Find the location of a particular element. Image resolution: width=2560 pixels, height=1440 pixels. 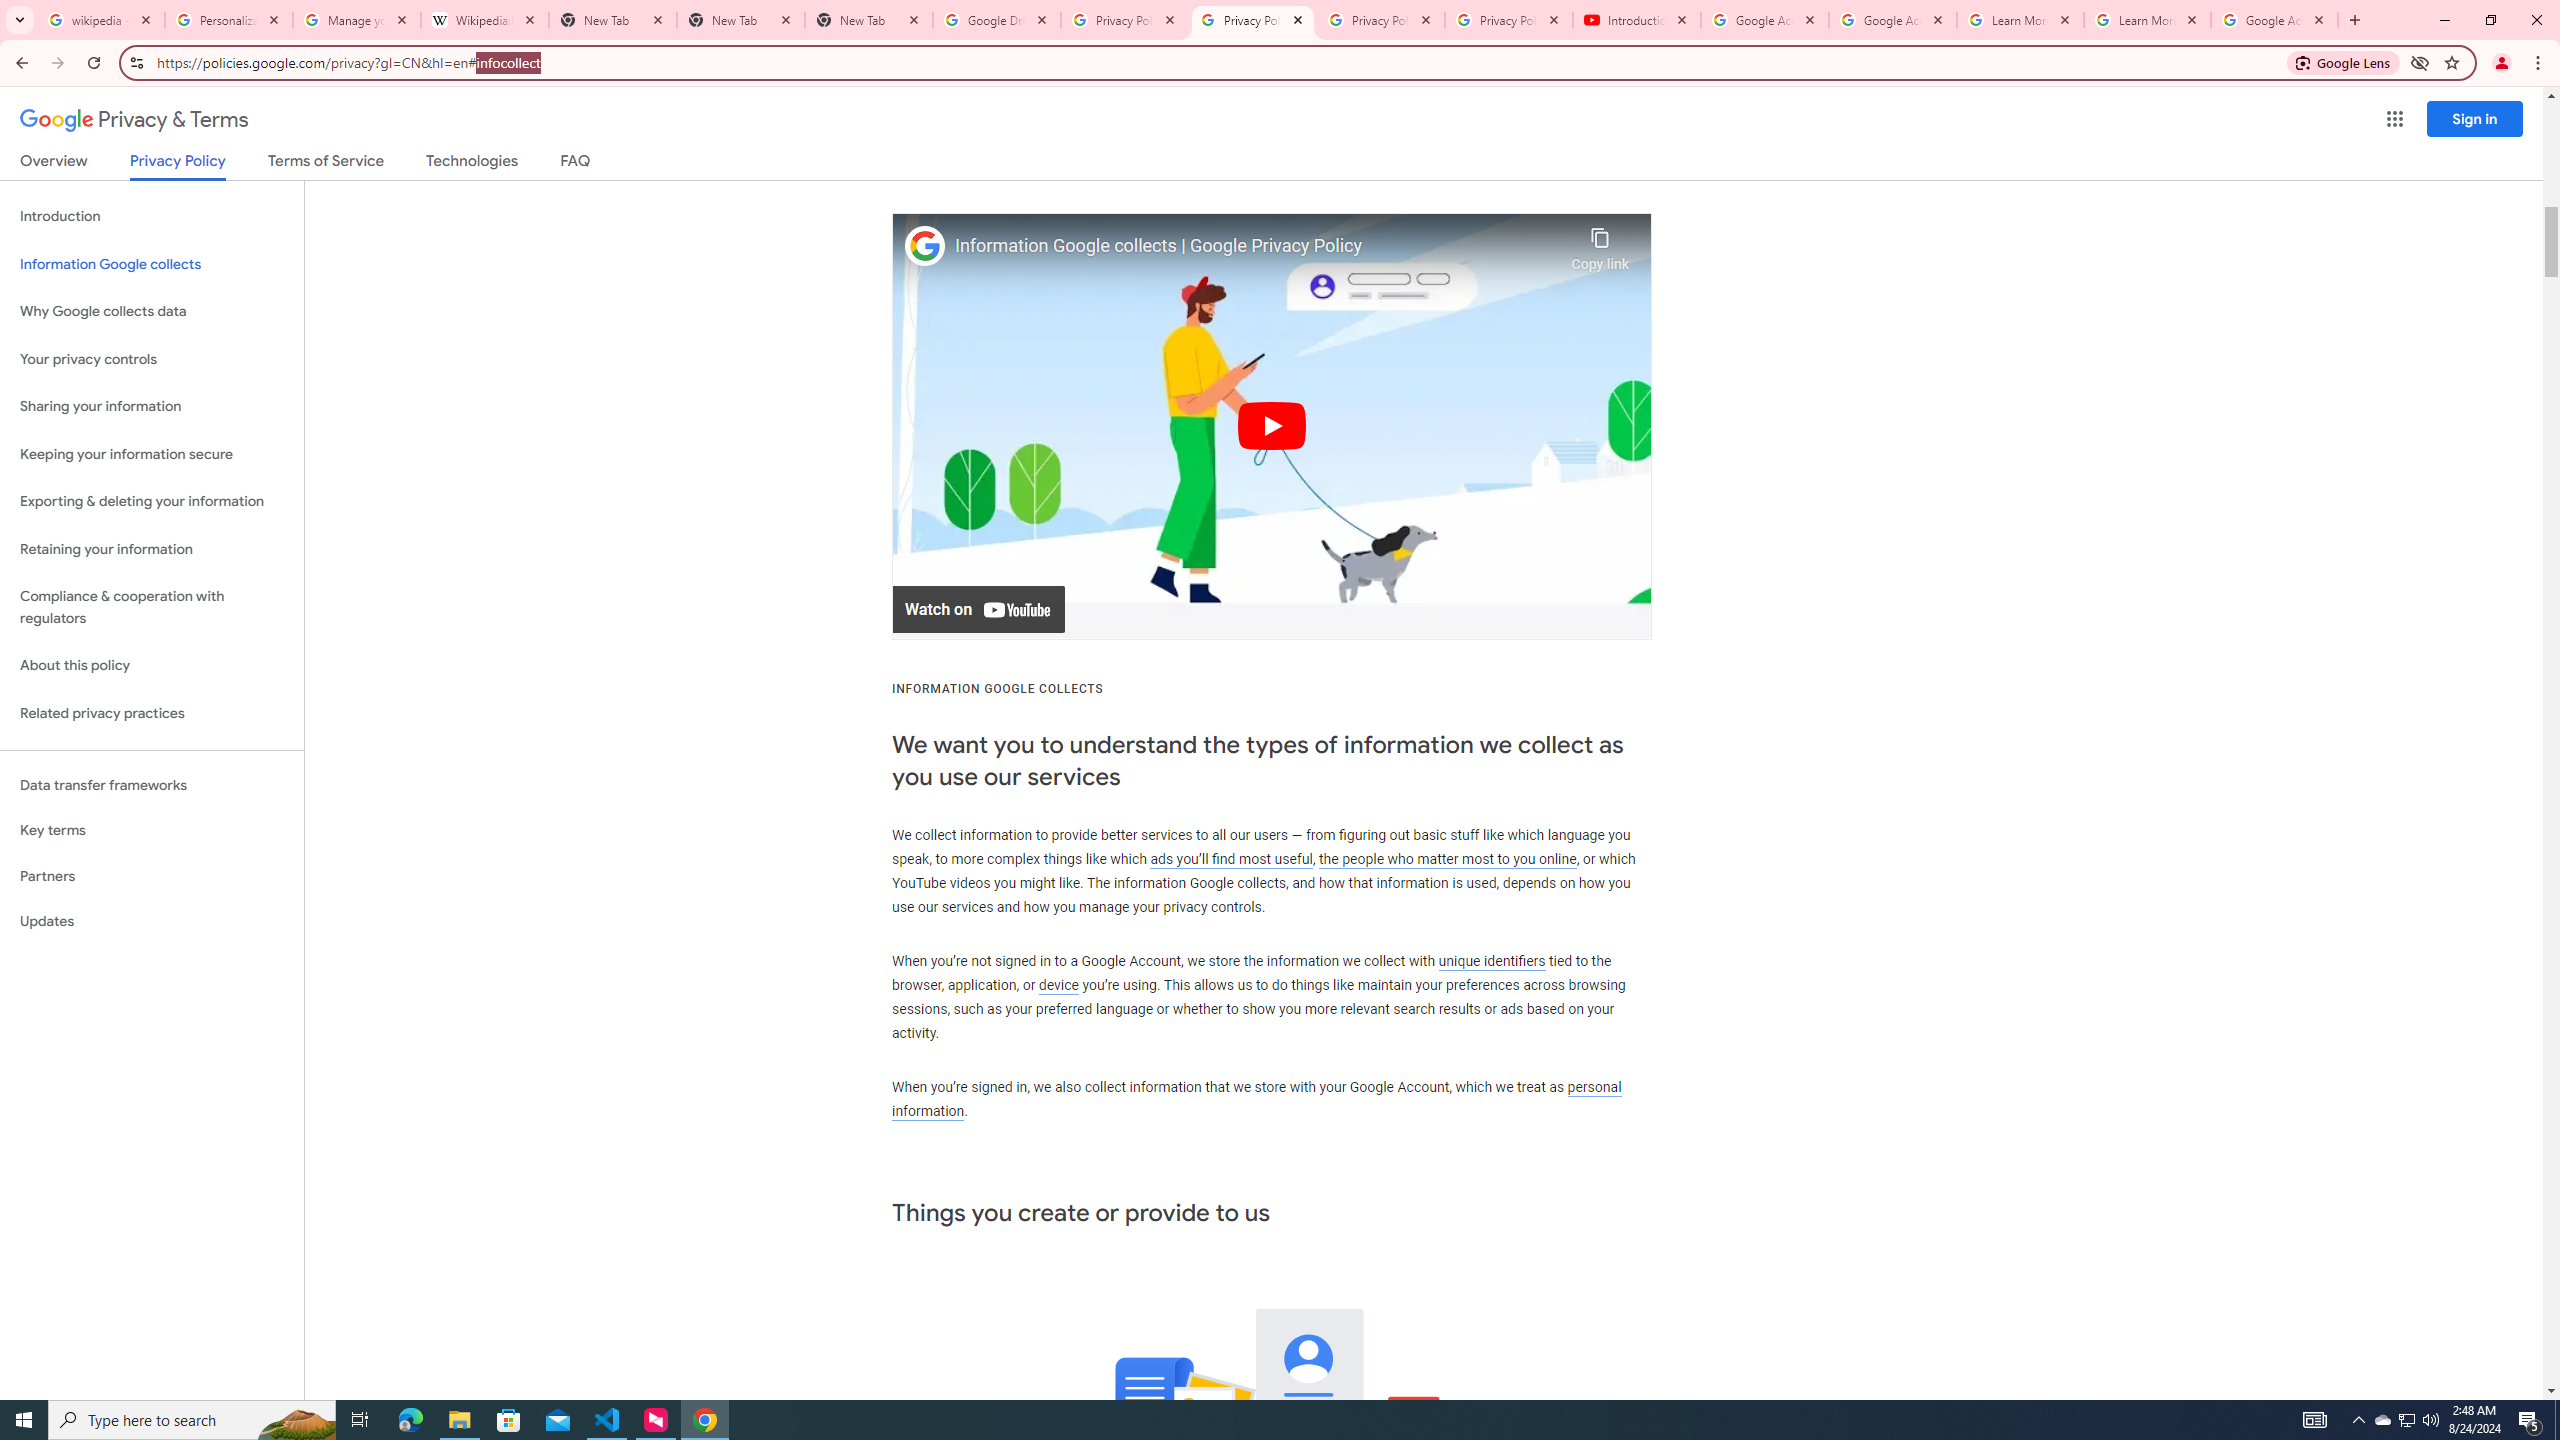

'Partners' is located at coordinates (151, 876).